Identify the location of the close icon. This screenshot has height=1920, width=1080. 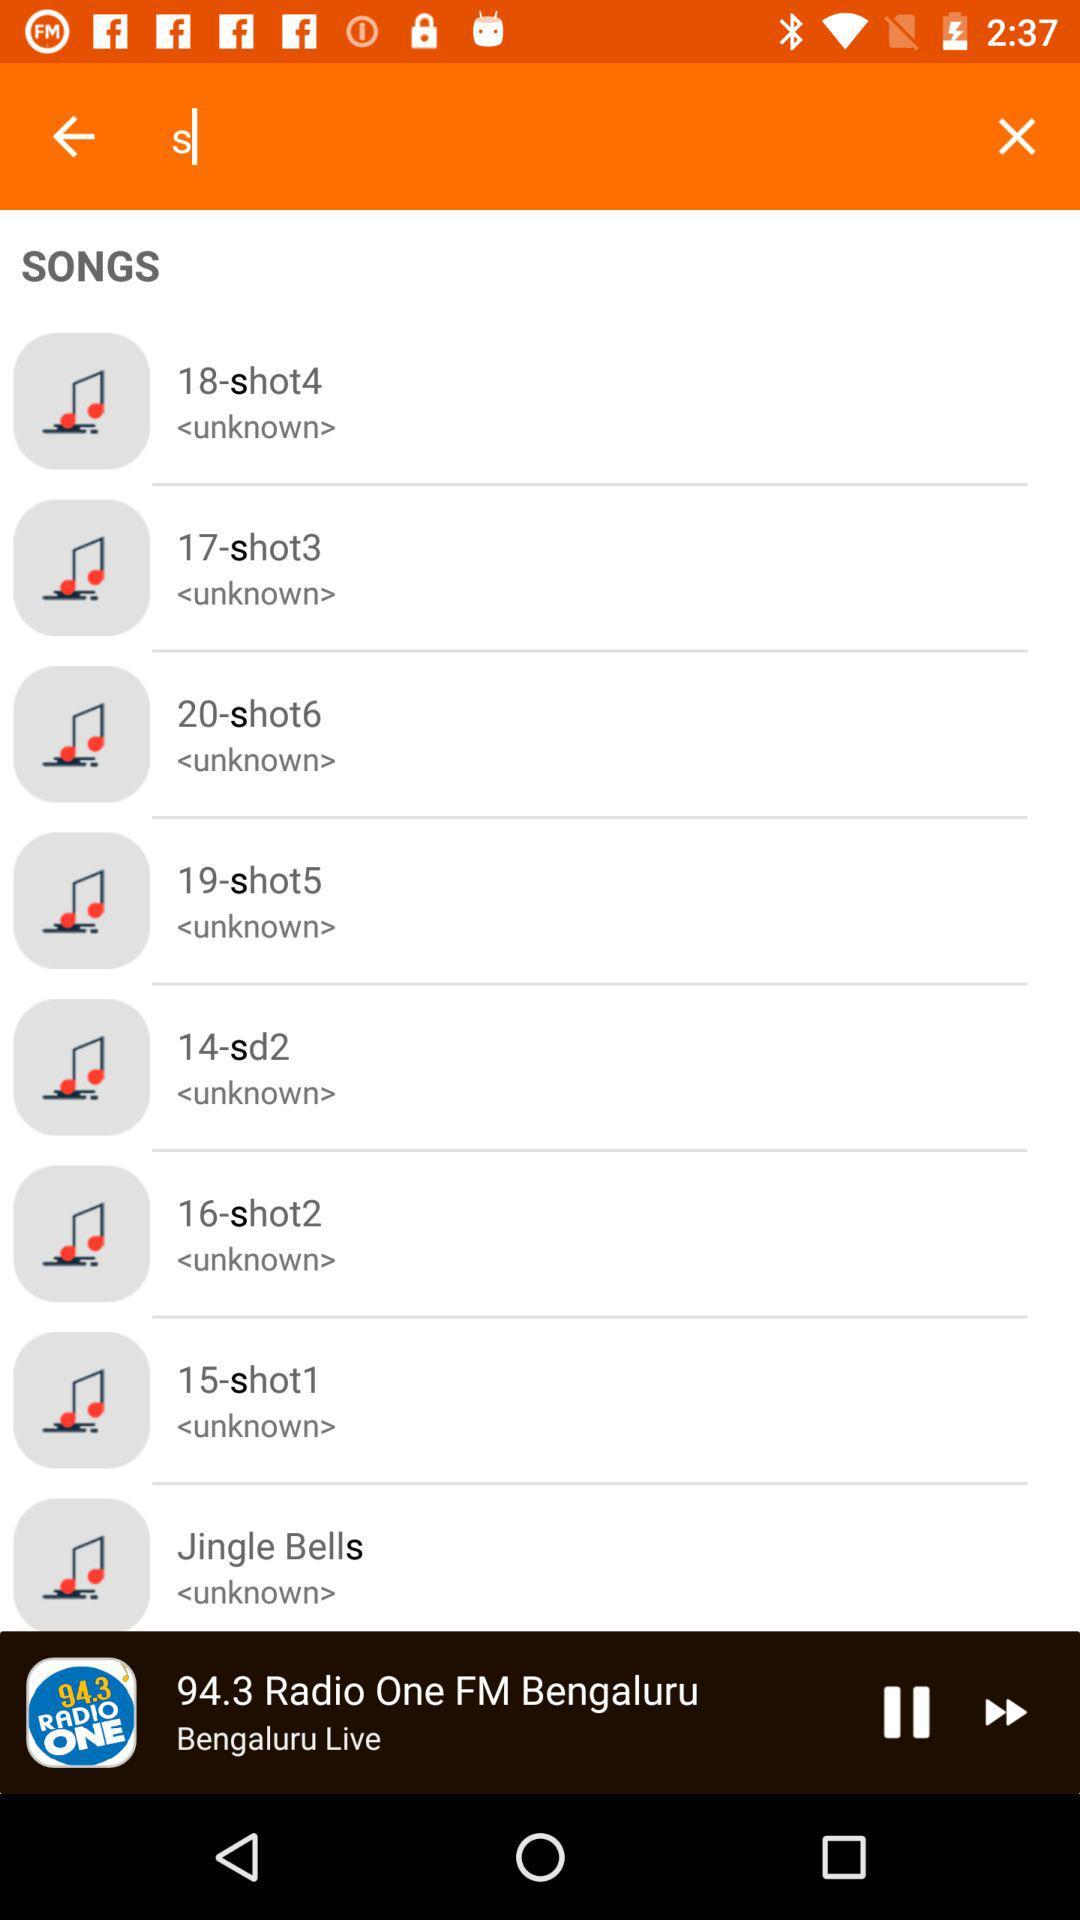
(1017, 135).